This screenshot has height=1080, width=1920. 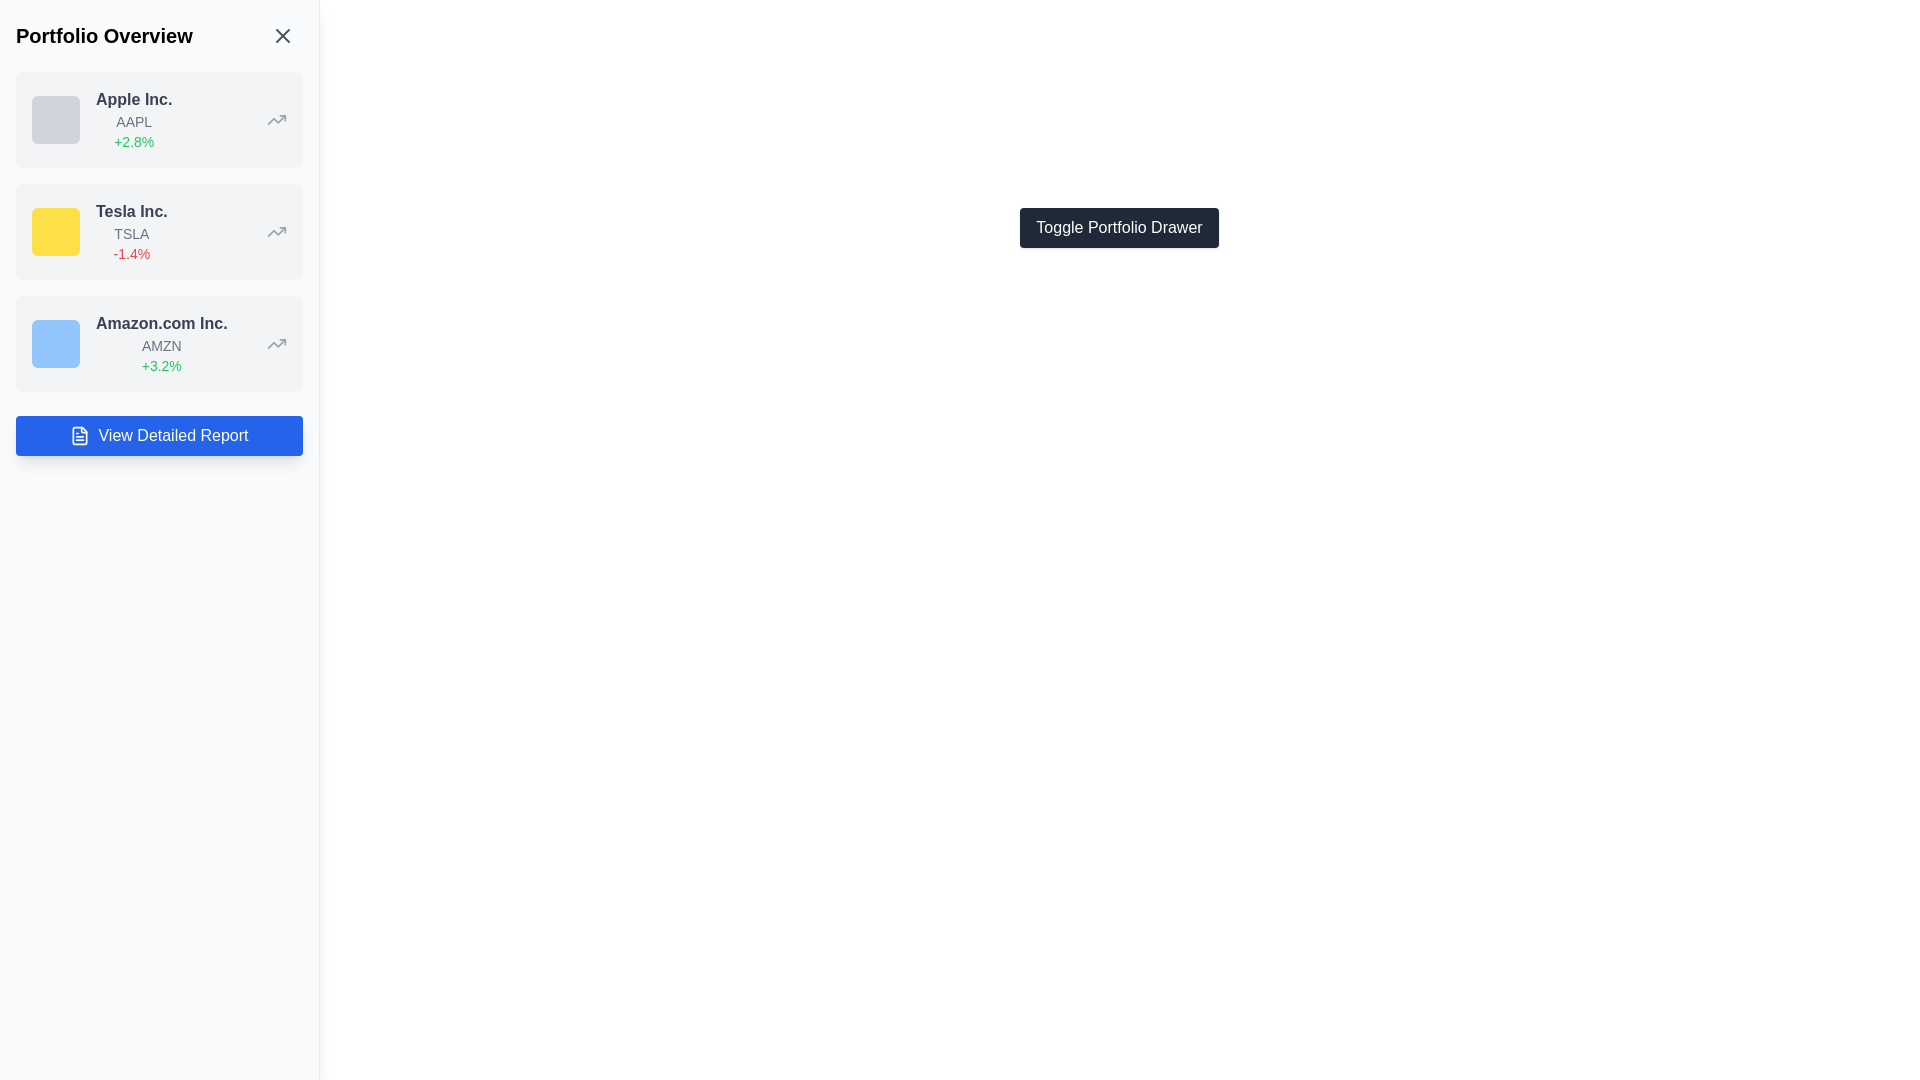 What do you see at coordinates (80, 434) in the screenshot?
I see `the icon that decorates the button associated with file or document-related actions, positioned to the left of the text 'View Detailed Report'` at bounding box center [80, 434].